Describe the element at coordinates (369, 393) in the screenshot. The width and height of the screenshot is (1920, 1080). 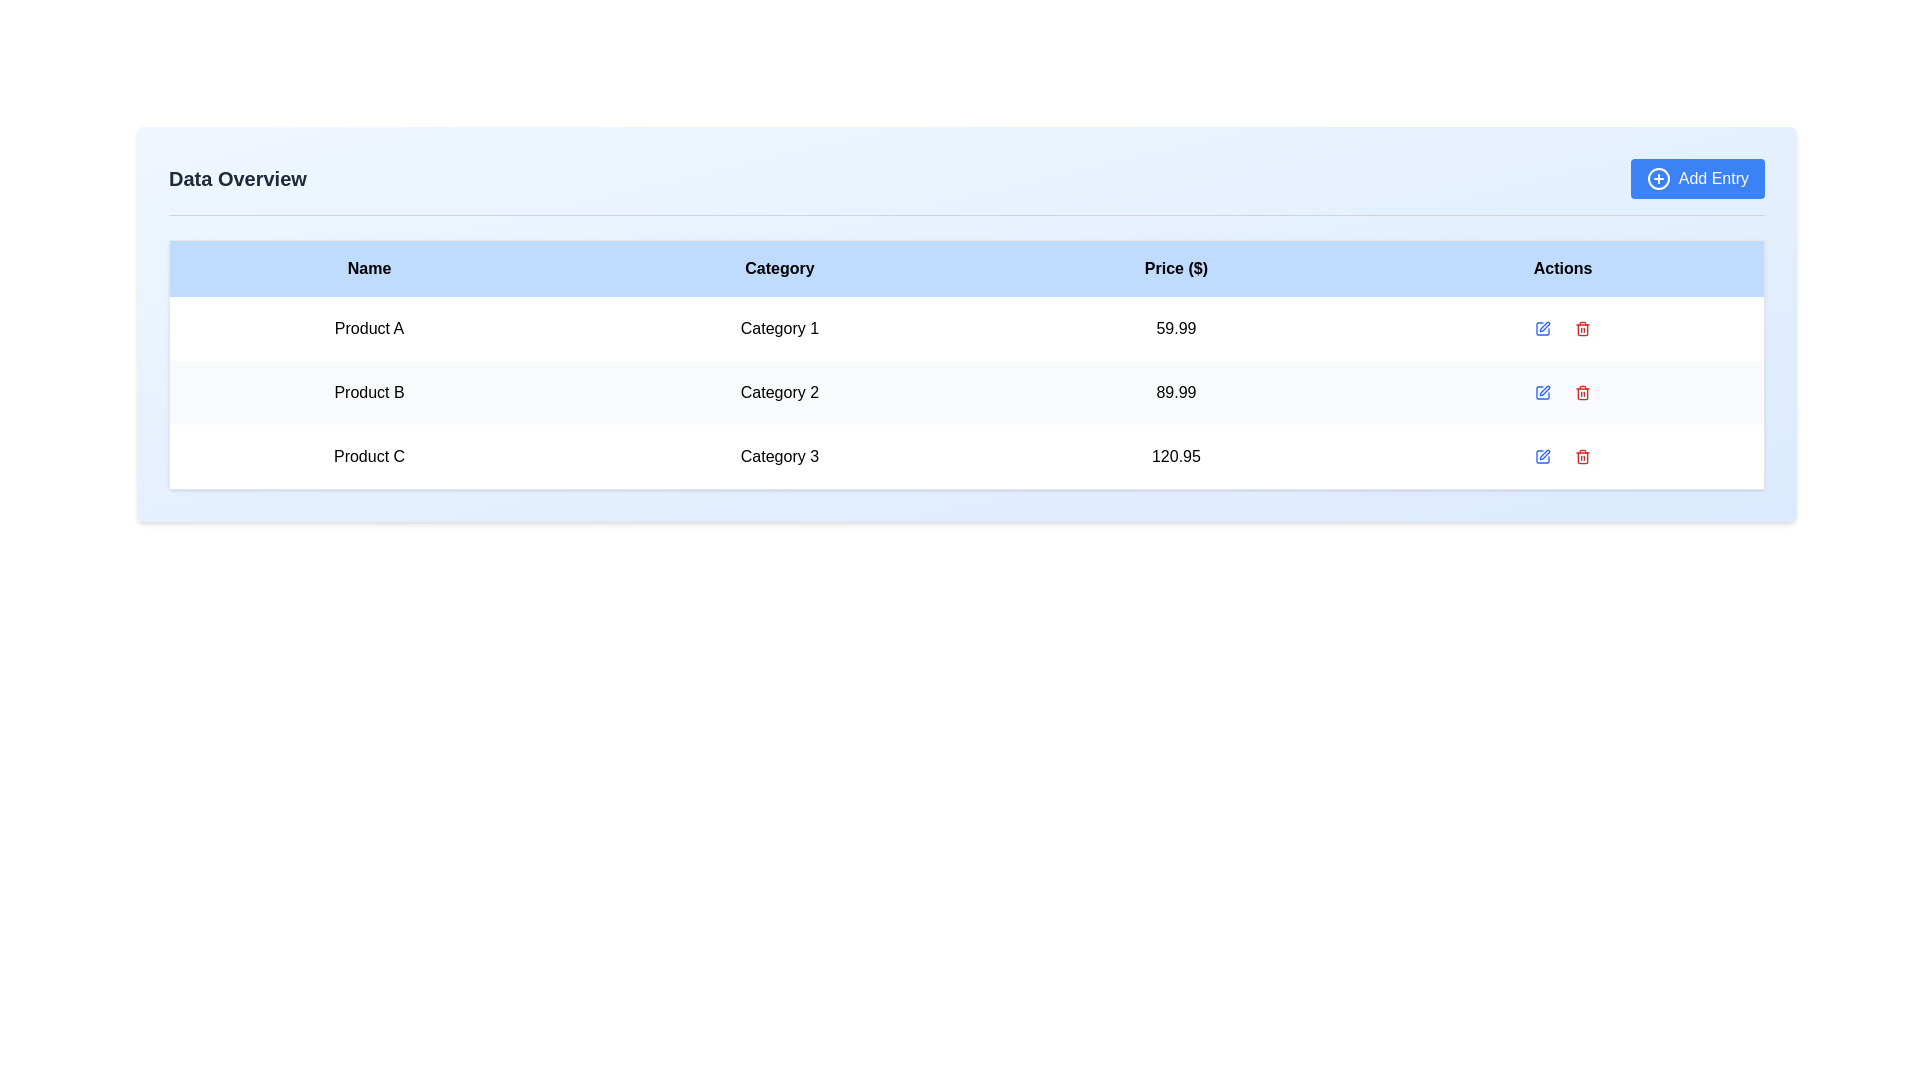
I see `the Text Label displaying the product name in the second row of the table, which is located in the 'Name' column` at that location.